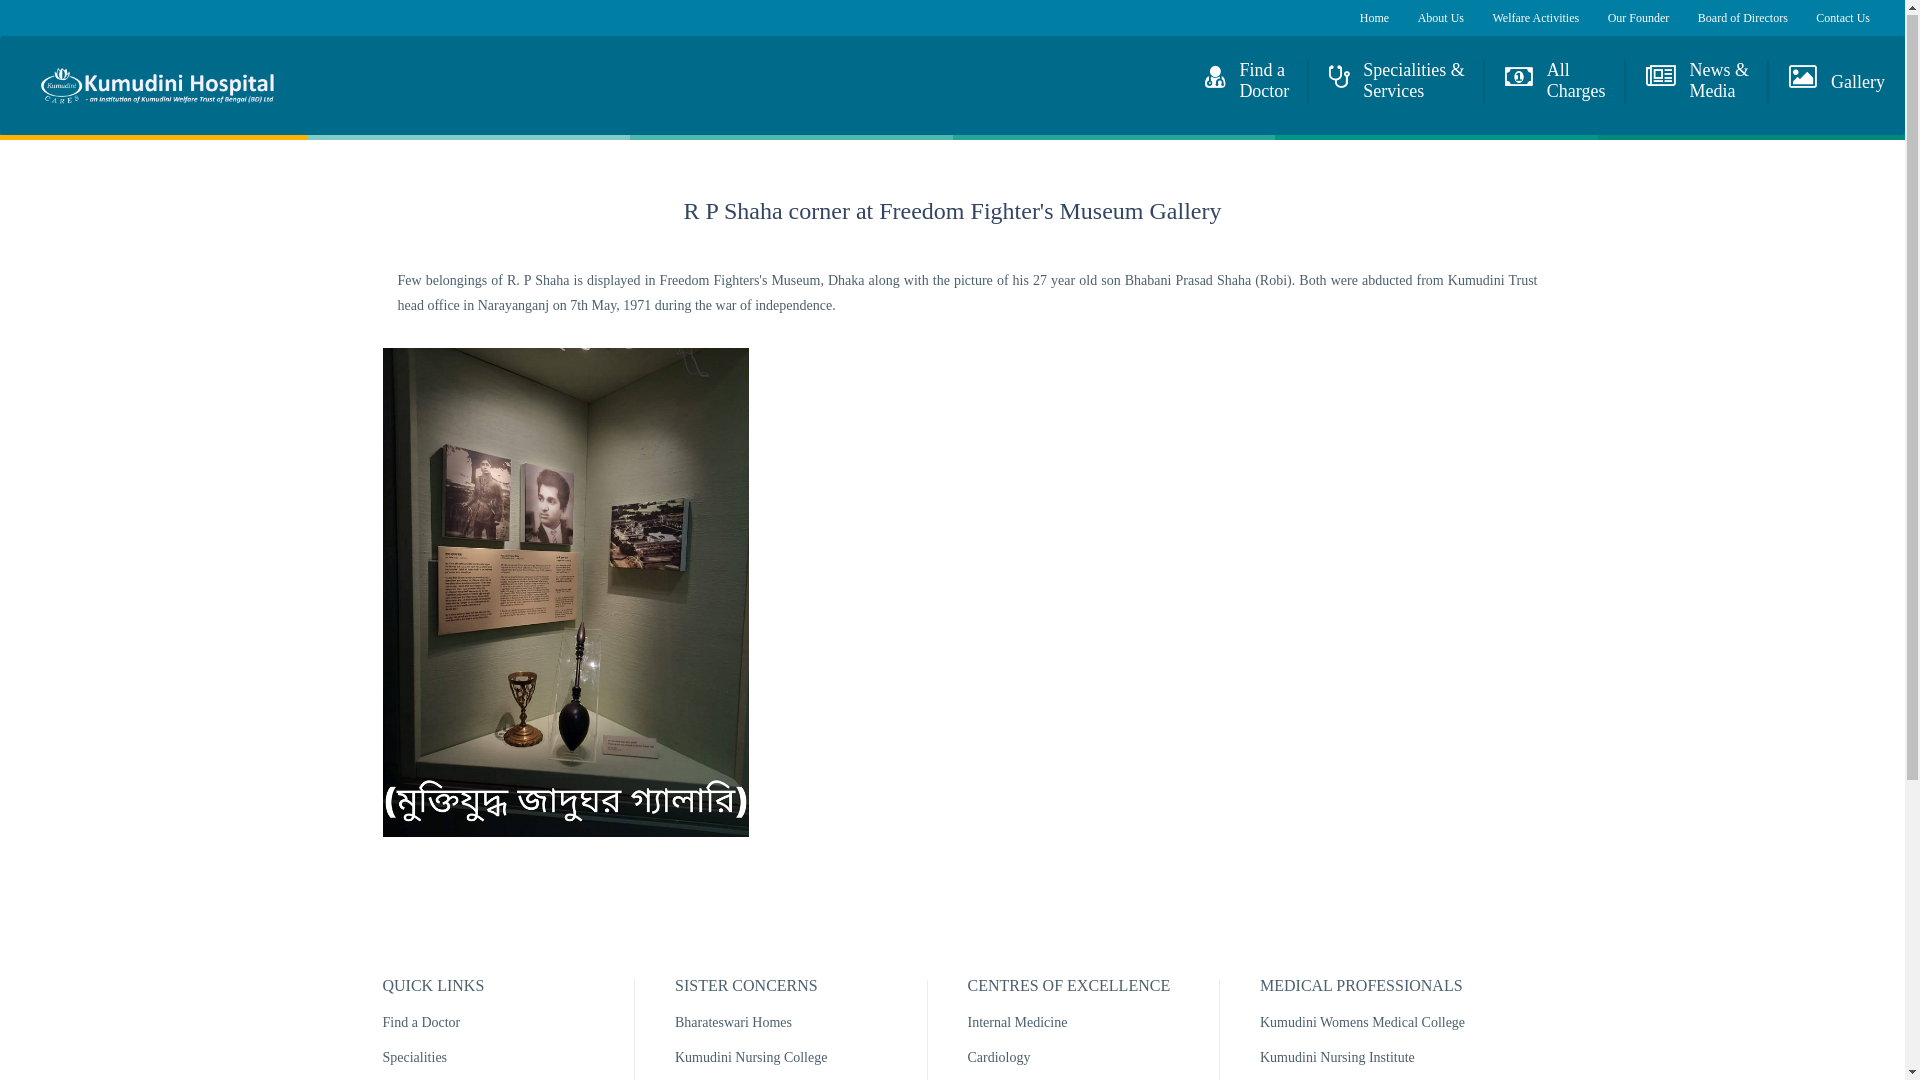 Image resolution: width=1920 pixels, height=1080 pixels. Describe the element at coordinates (1626, 82) in the screenshot. I see `'News &` at that location.